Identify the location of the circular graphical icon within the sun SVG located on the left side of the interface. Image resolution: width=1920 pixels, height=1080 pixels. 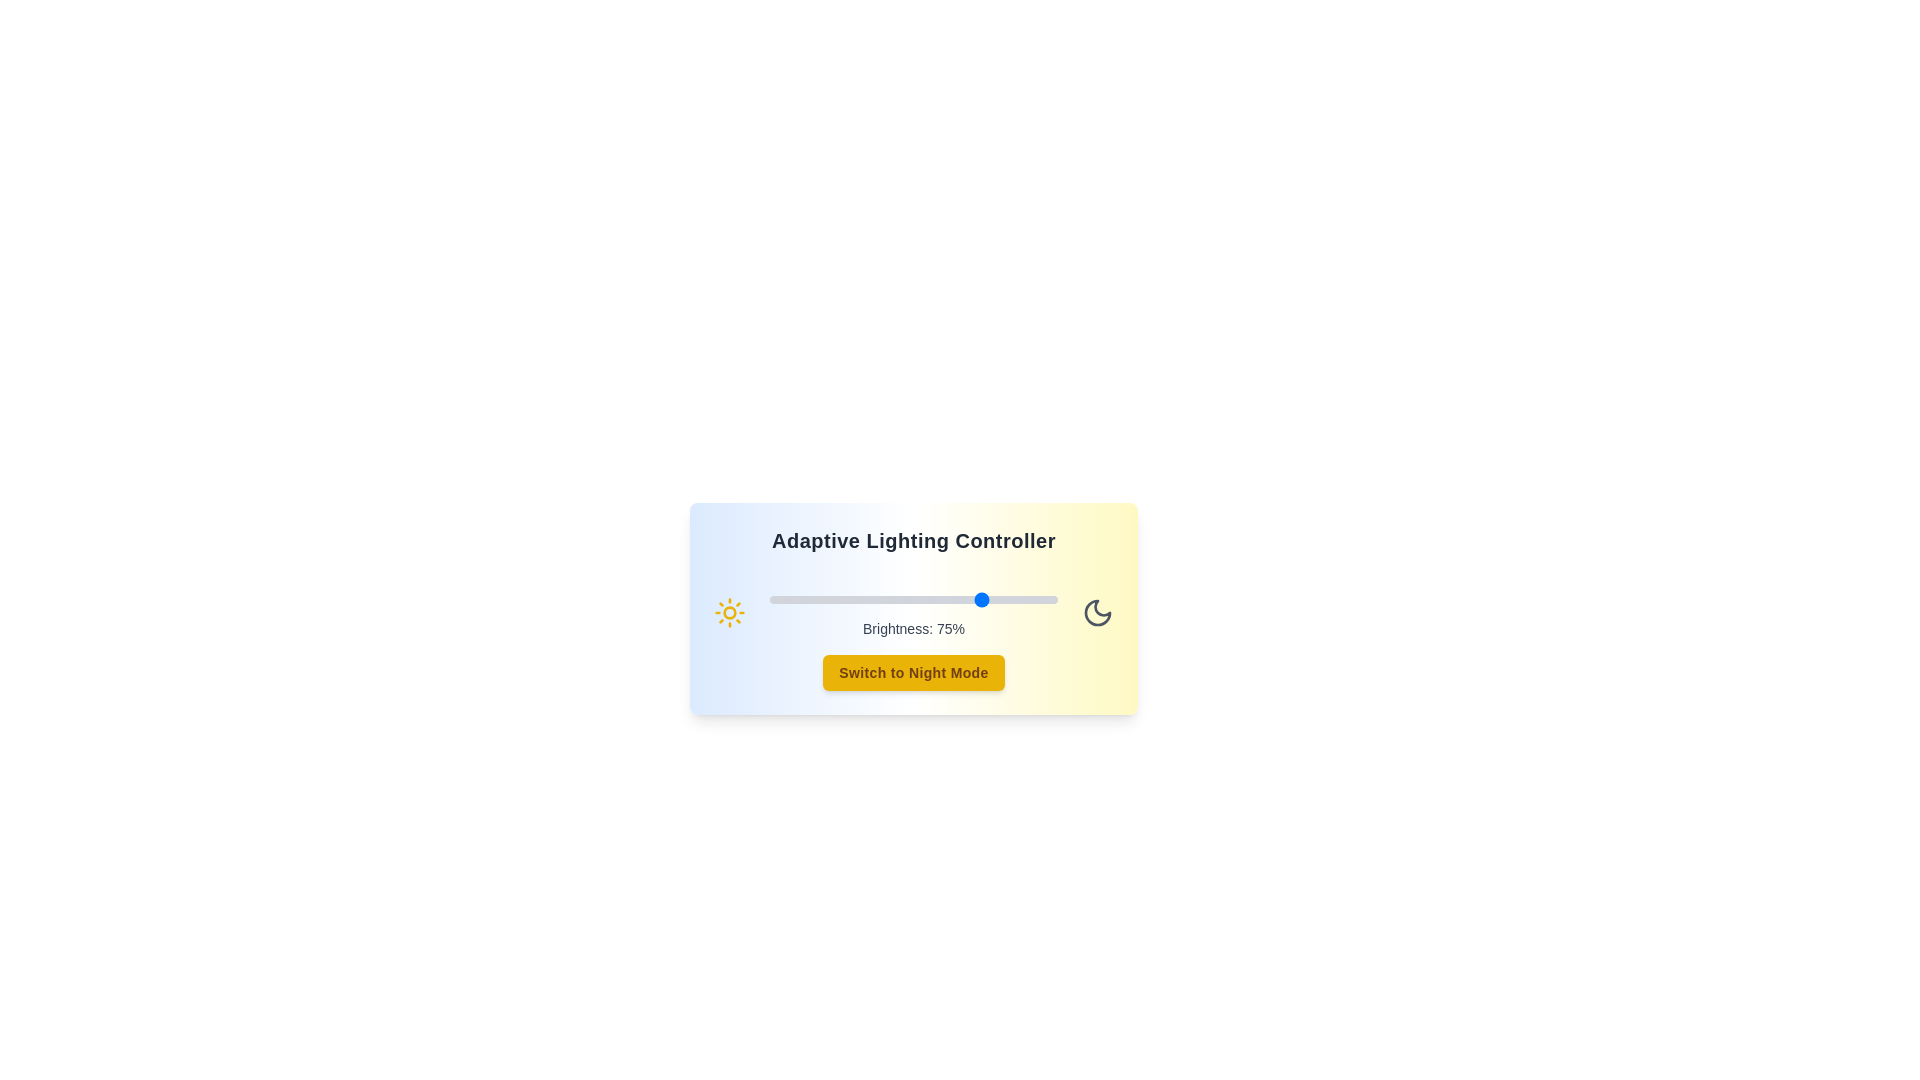
(728, 612).